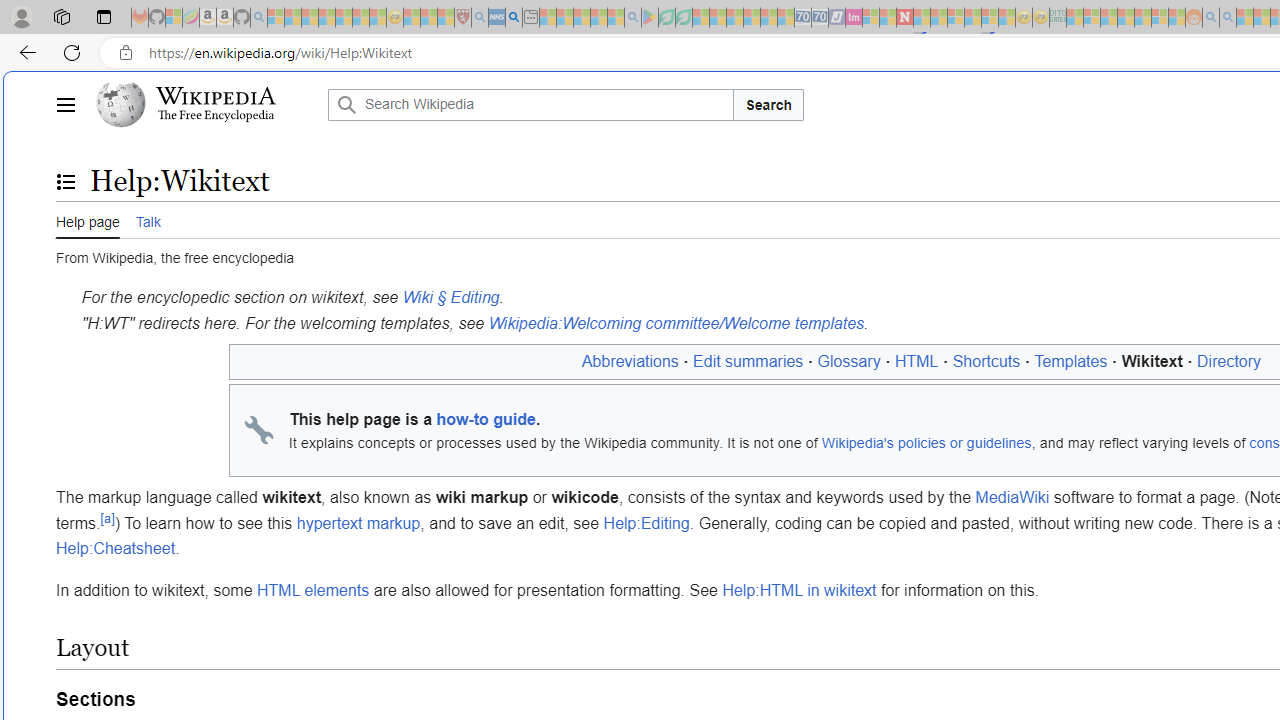  What do you see at coordinates (628, 361) in the screenshot?
I see `'Abbreviations'` at bounding box center [628, 361].